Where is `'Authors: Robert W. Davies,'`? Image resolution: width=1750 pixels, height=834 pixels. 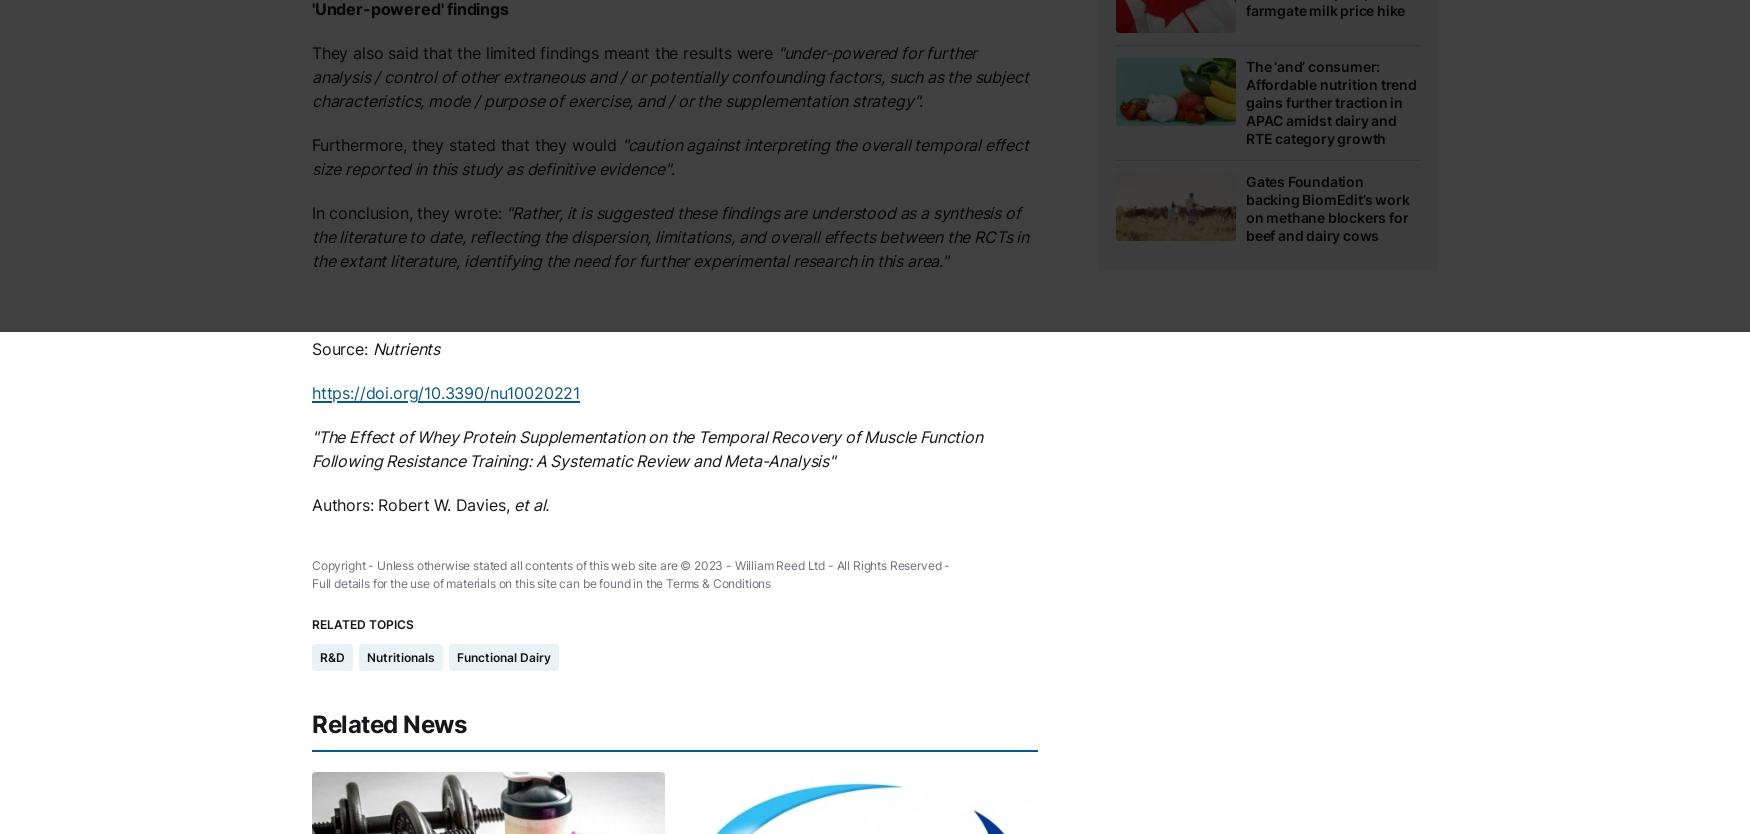
'Authors: Robert W. Davies,' is located at coordinates (412, 503).